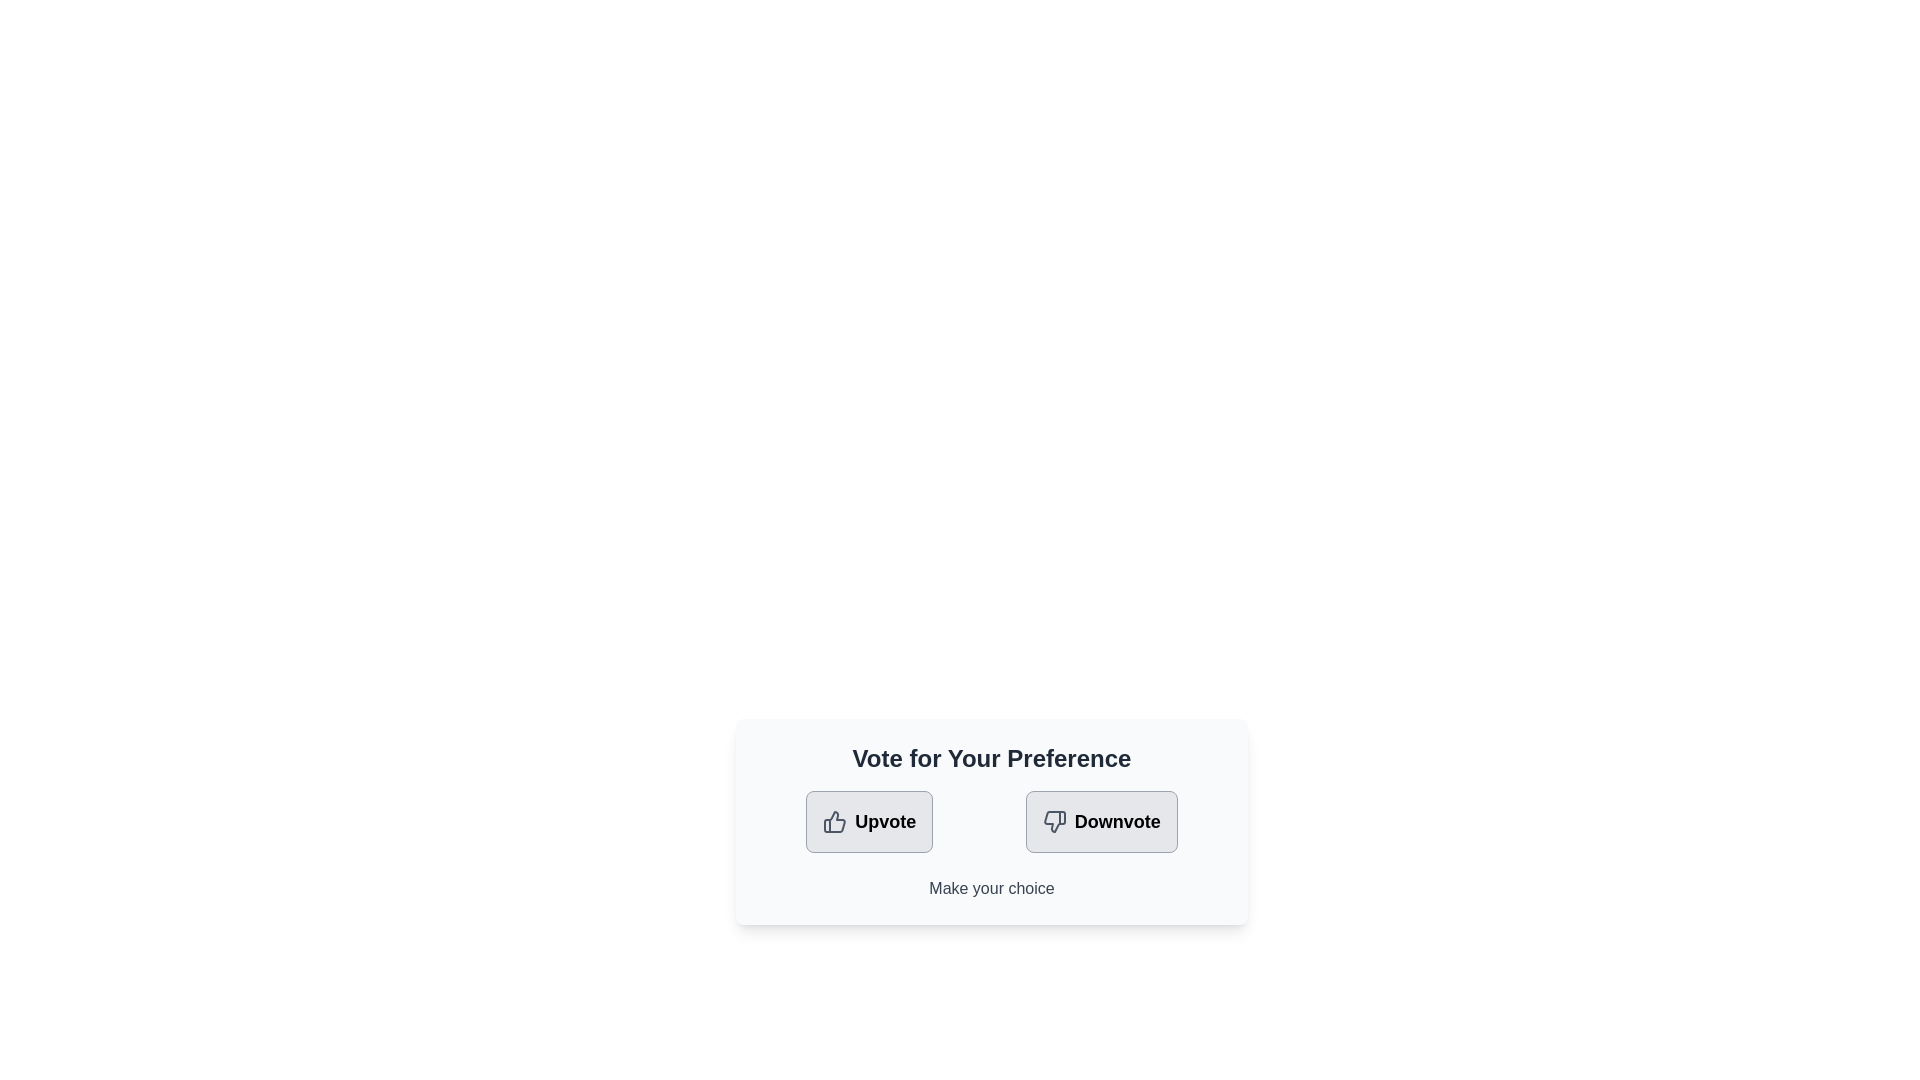 The image size is (1920, 1080). I want to click on the thumbs-down icon, which is styled gray and located to the left of the 'Downvote' label, so click(1053, 821).